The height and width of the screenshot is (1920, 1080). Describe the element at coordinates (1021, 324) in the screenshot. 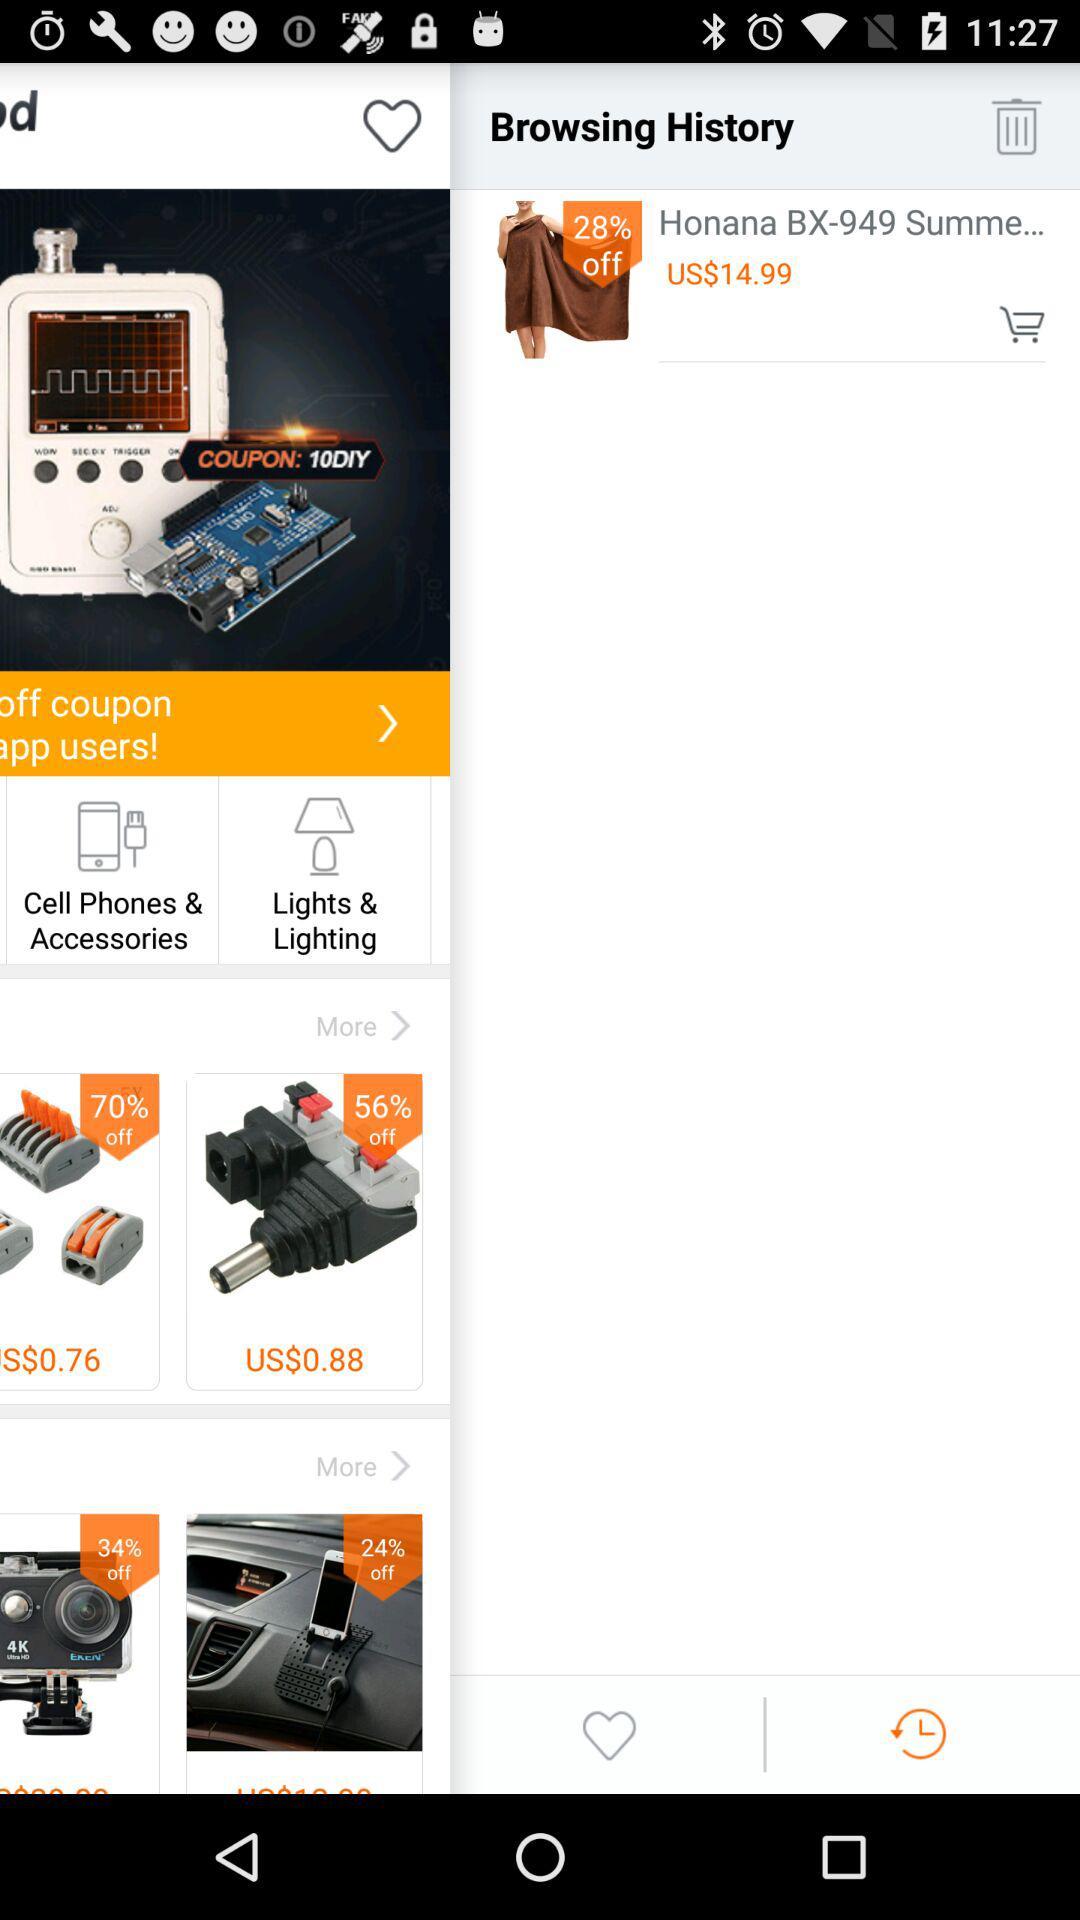

I see `the item to the cart` at that location.